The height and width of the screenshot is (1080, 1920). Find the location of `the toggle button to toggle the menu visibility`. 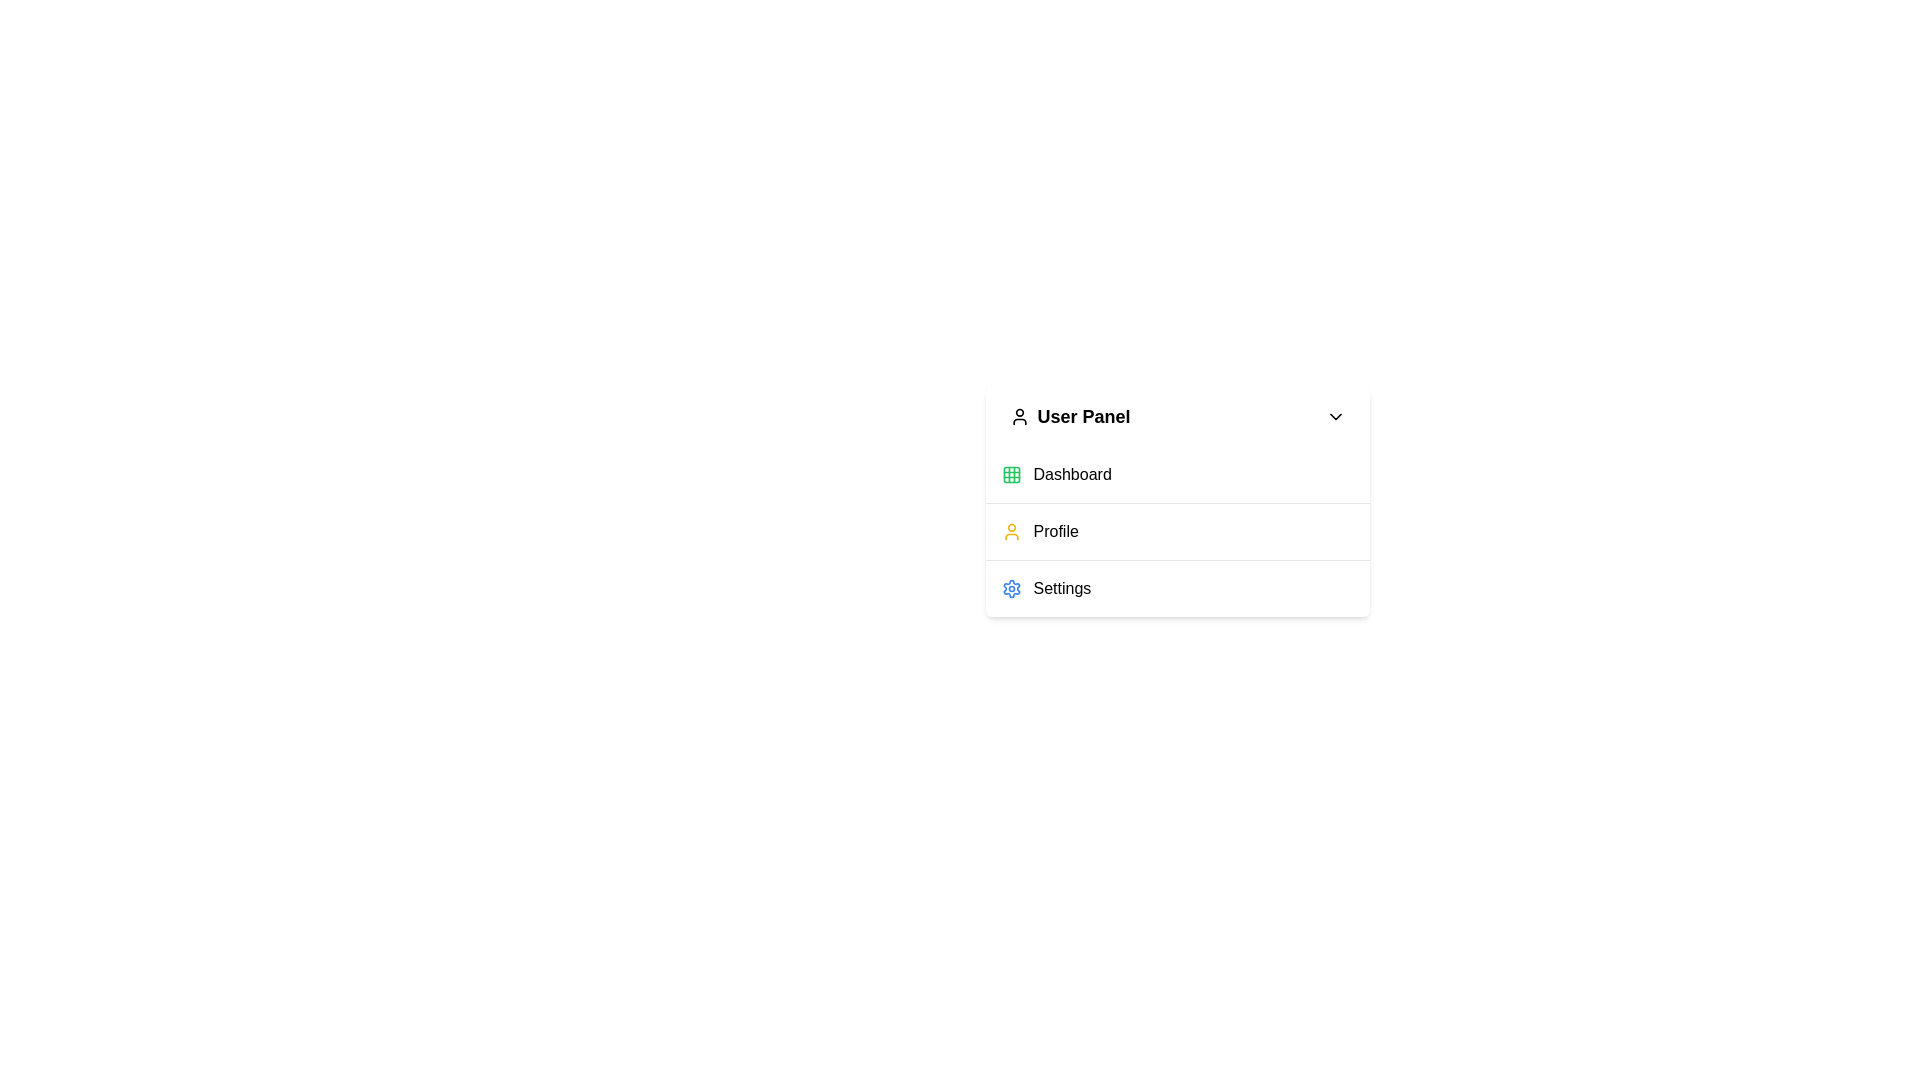

the toggle button to toggle the menu visibility is located at coordinates (1177, 415).